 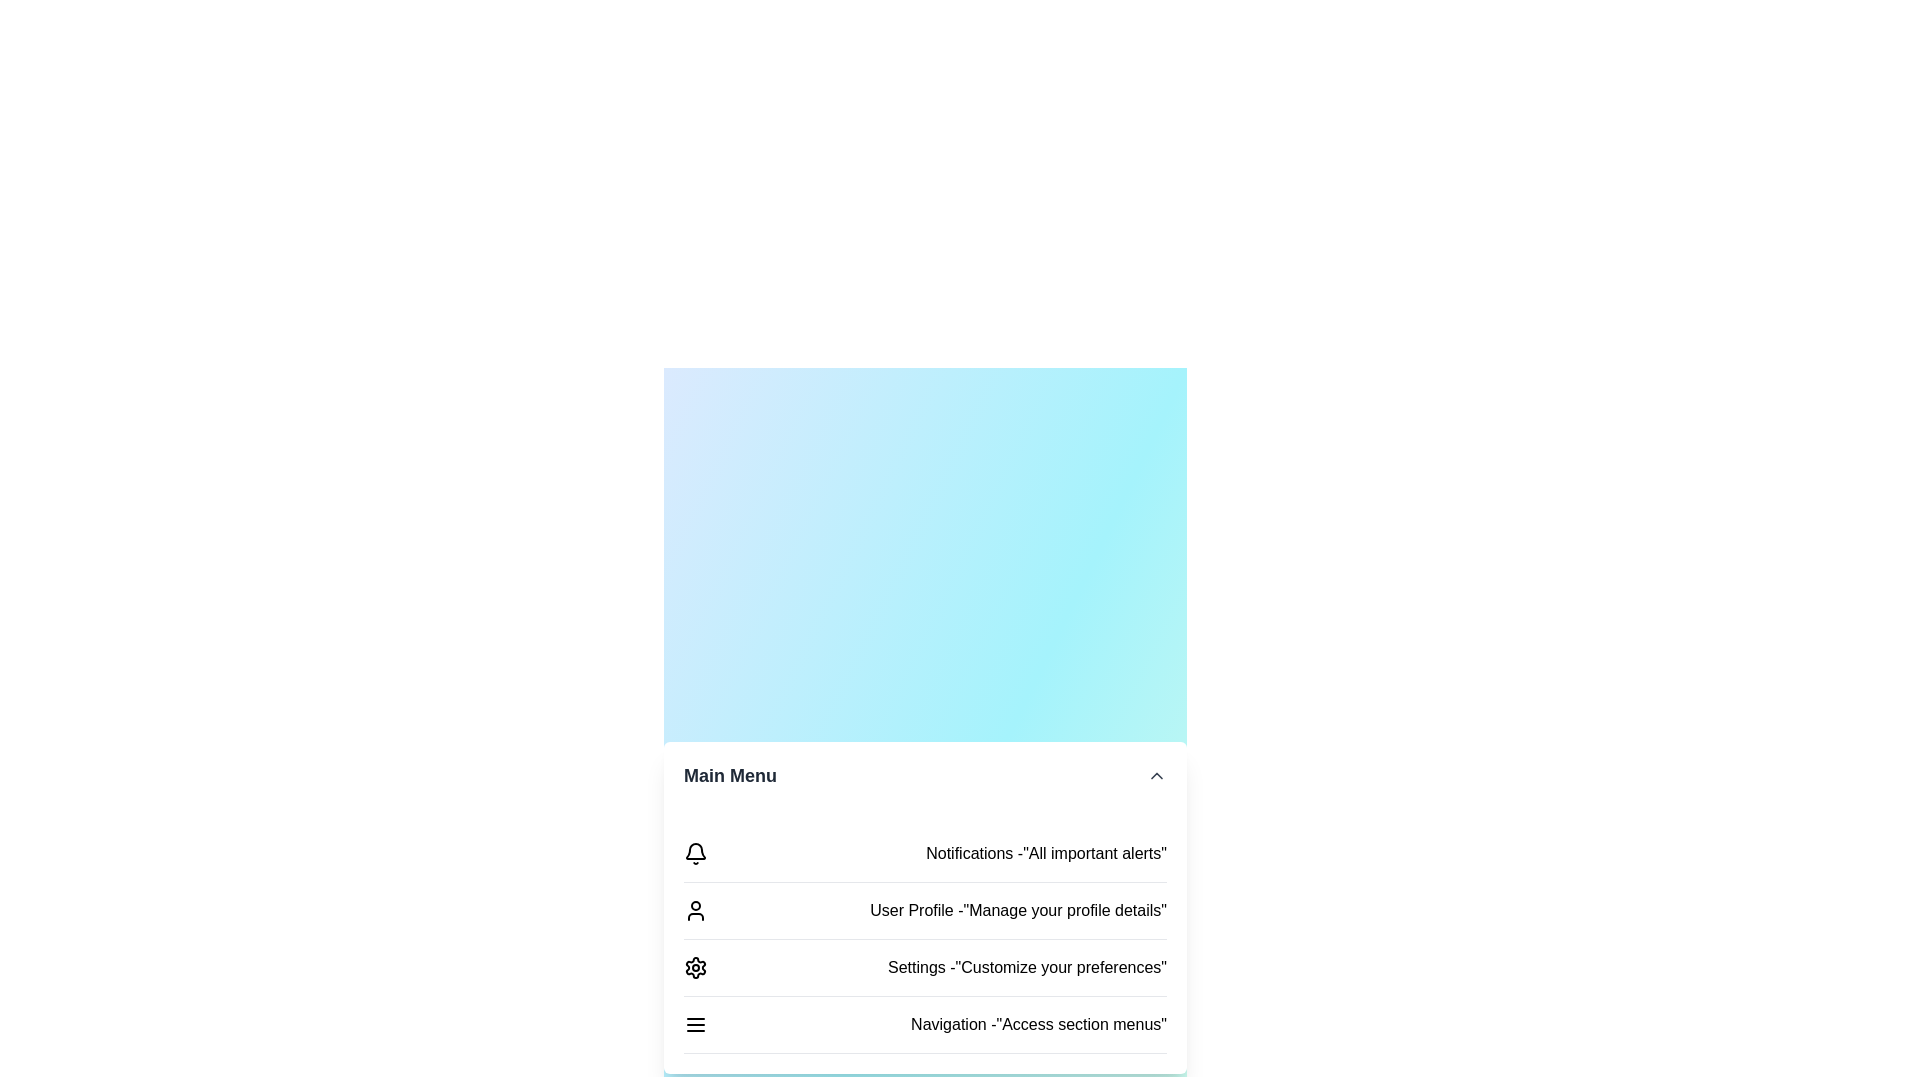 I want to click on the header text 'Main Menu' for copying, so click(x=729, y=774).